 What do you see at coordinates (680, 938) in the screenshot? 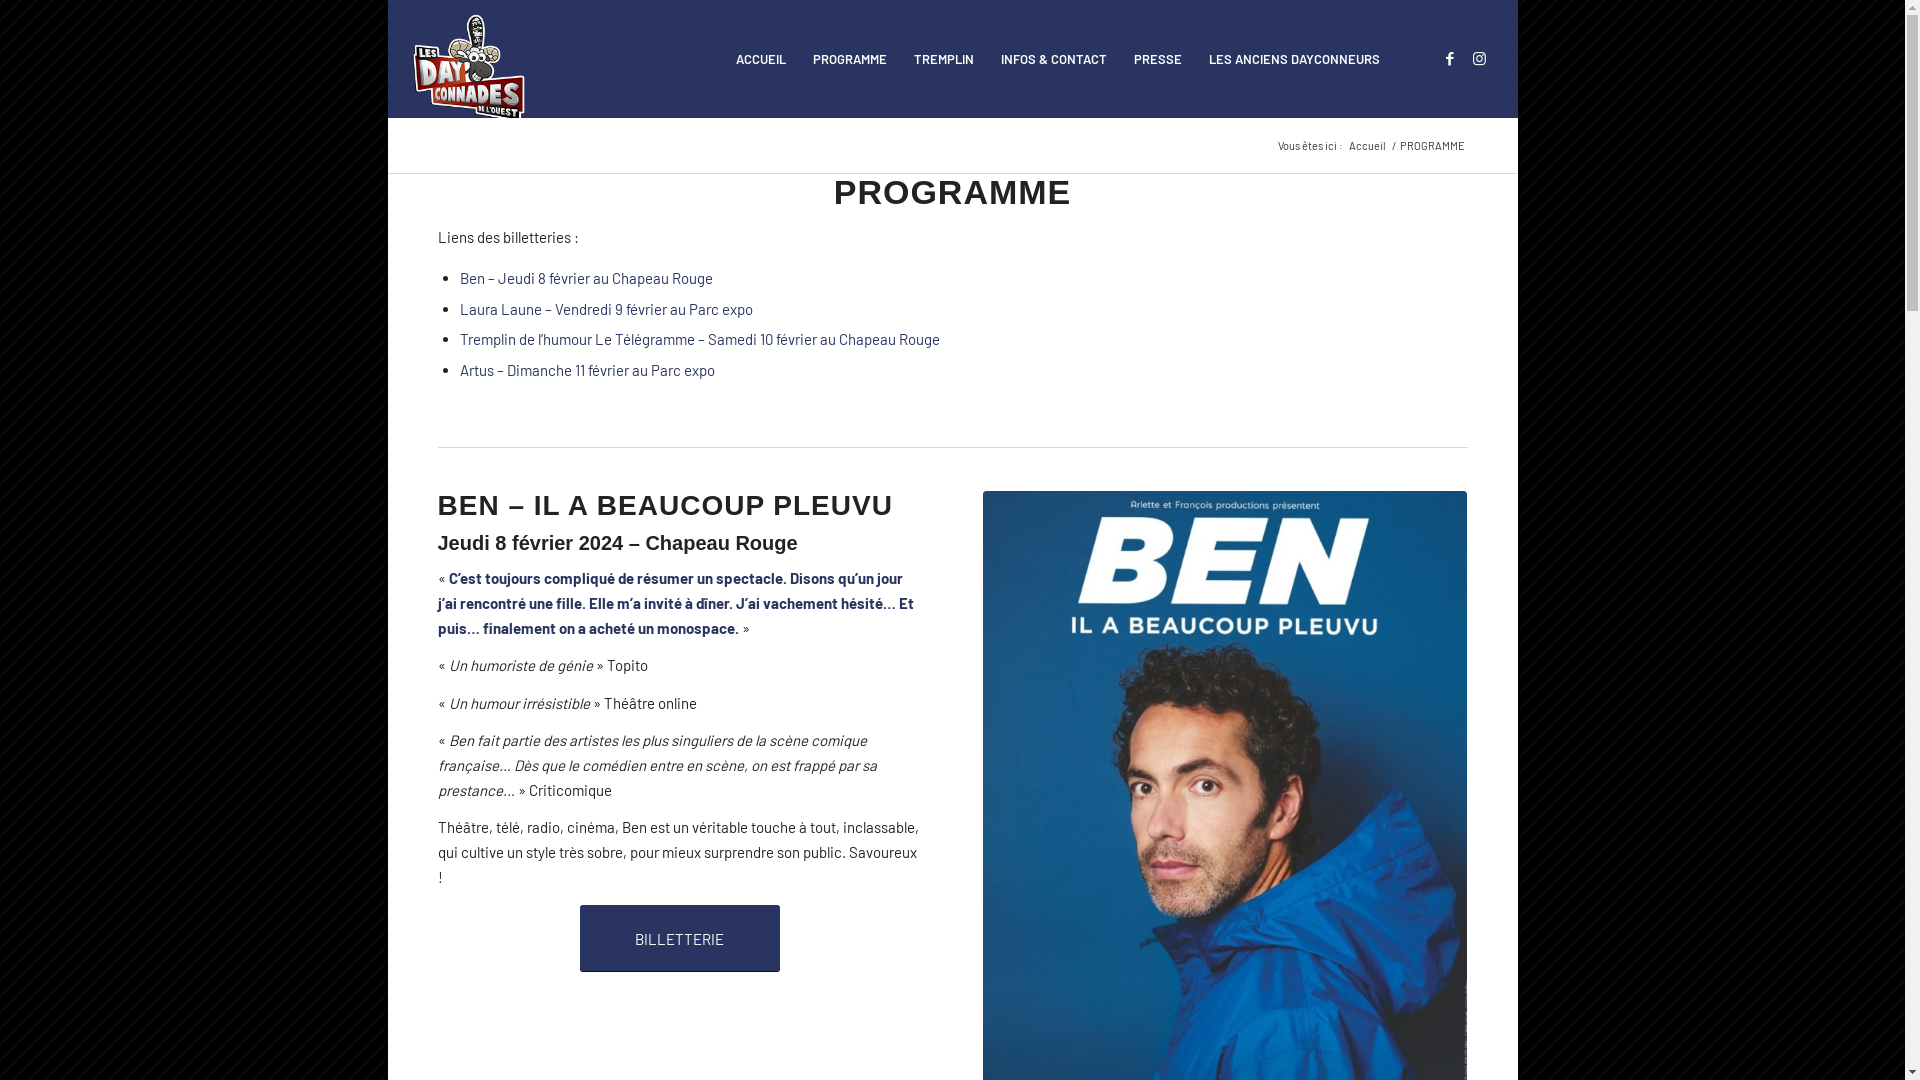
I see `'BILLETTERIE'` at bounding box center [680, 938].